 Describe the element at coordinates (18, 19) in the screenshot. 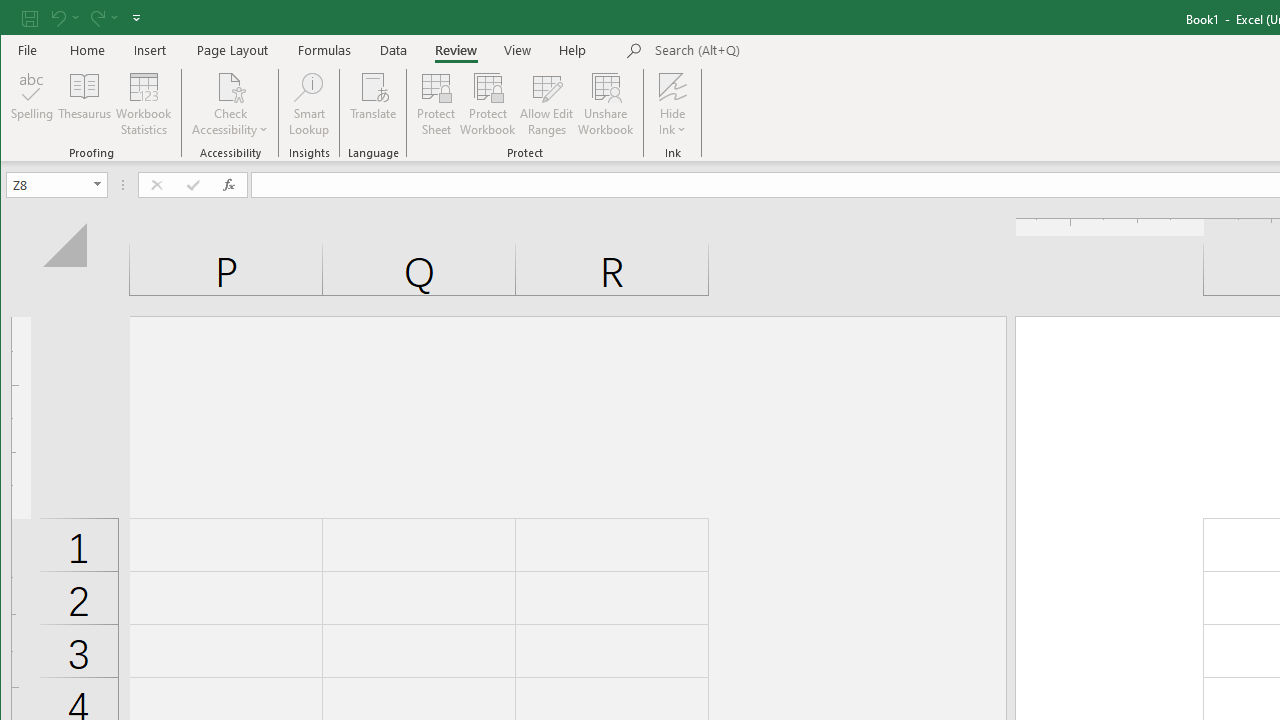

I see `'System'` at that location.